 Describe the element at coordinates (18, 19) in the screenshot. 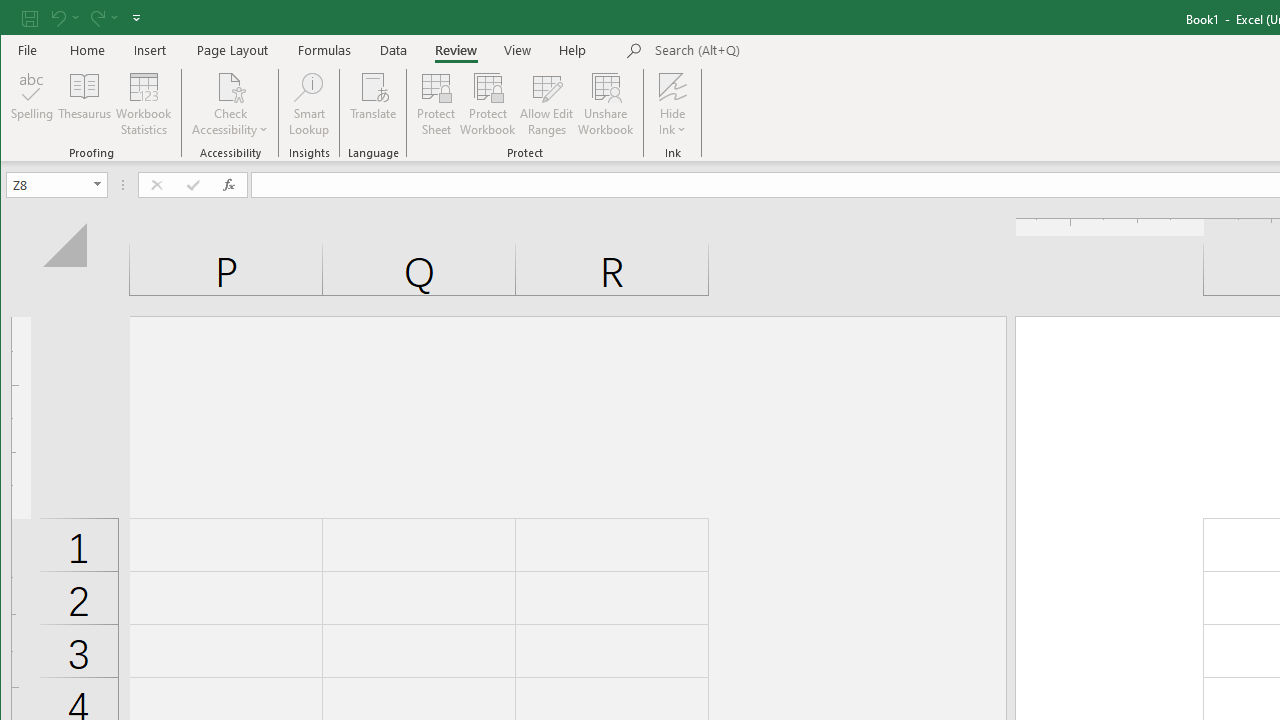

I see `'System'` at that location.